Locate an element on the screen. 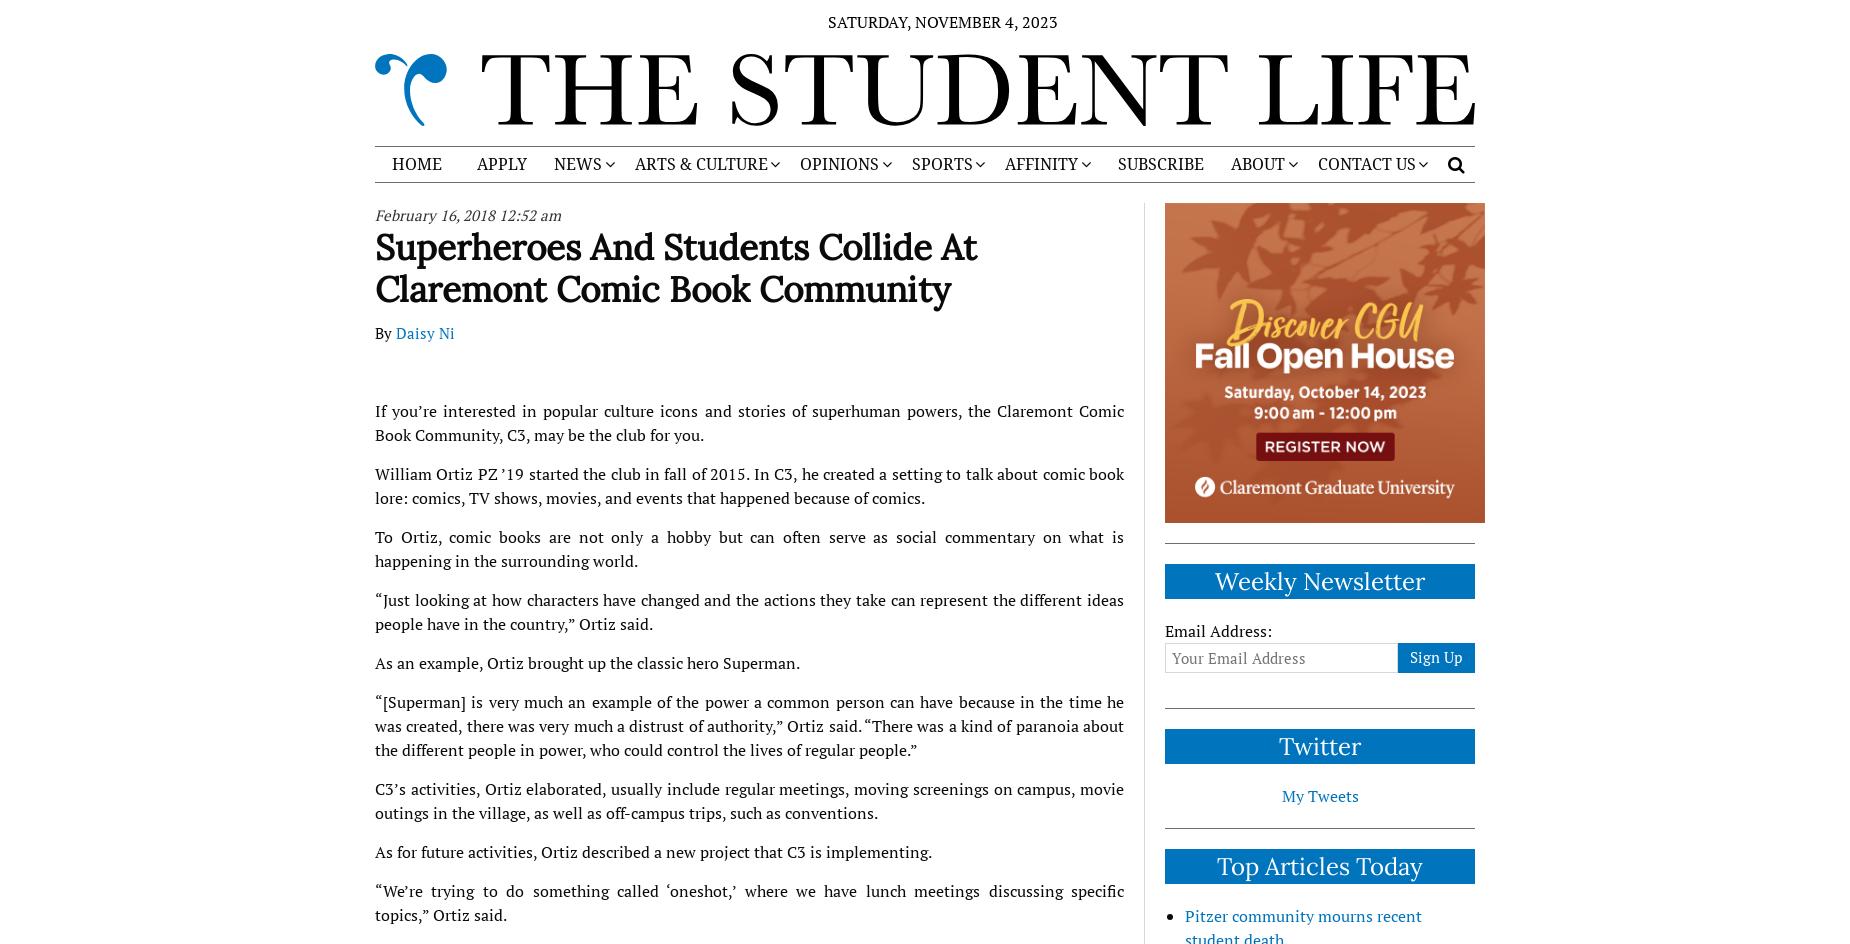 The width and height of the screenshot is (1850, 944). 'STAFF' is located at coordinates (1234, 240).